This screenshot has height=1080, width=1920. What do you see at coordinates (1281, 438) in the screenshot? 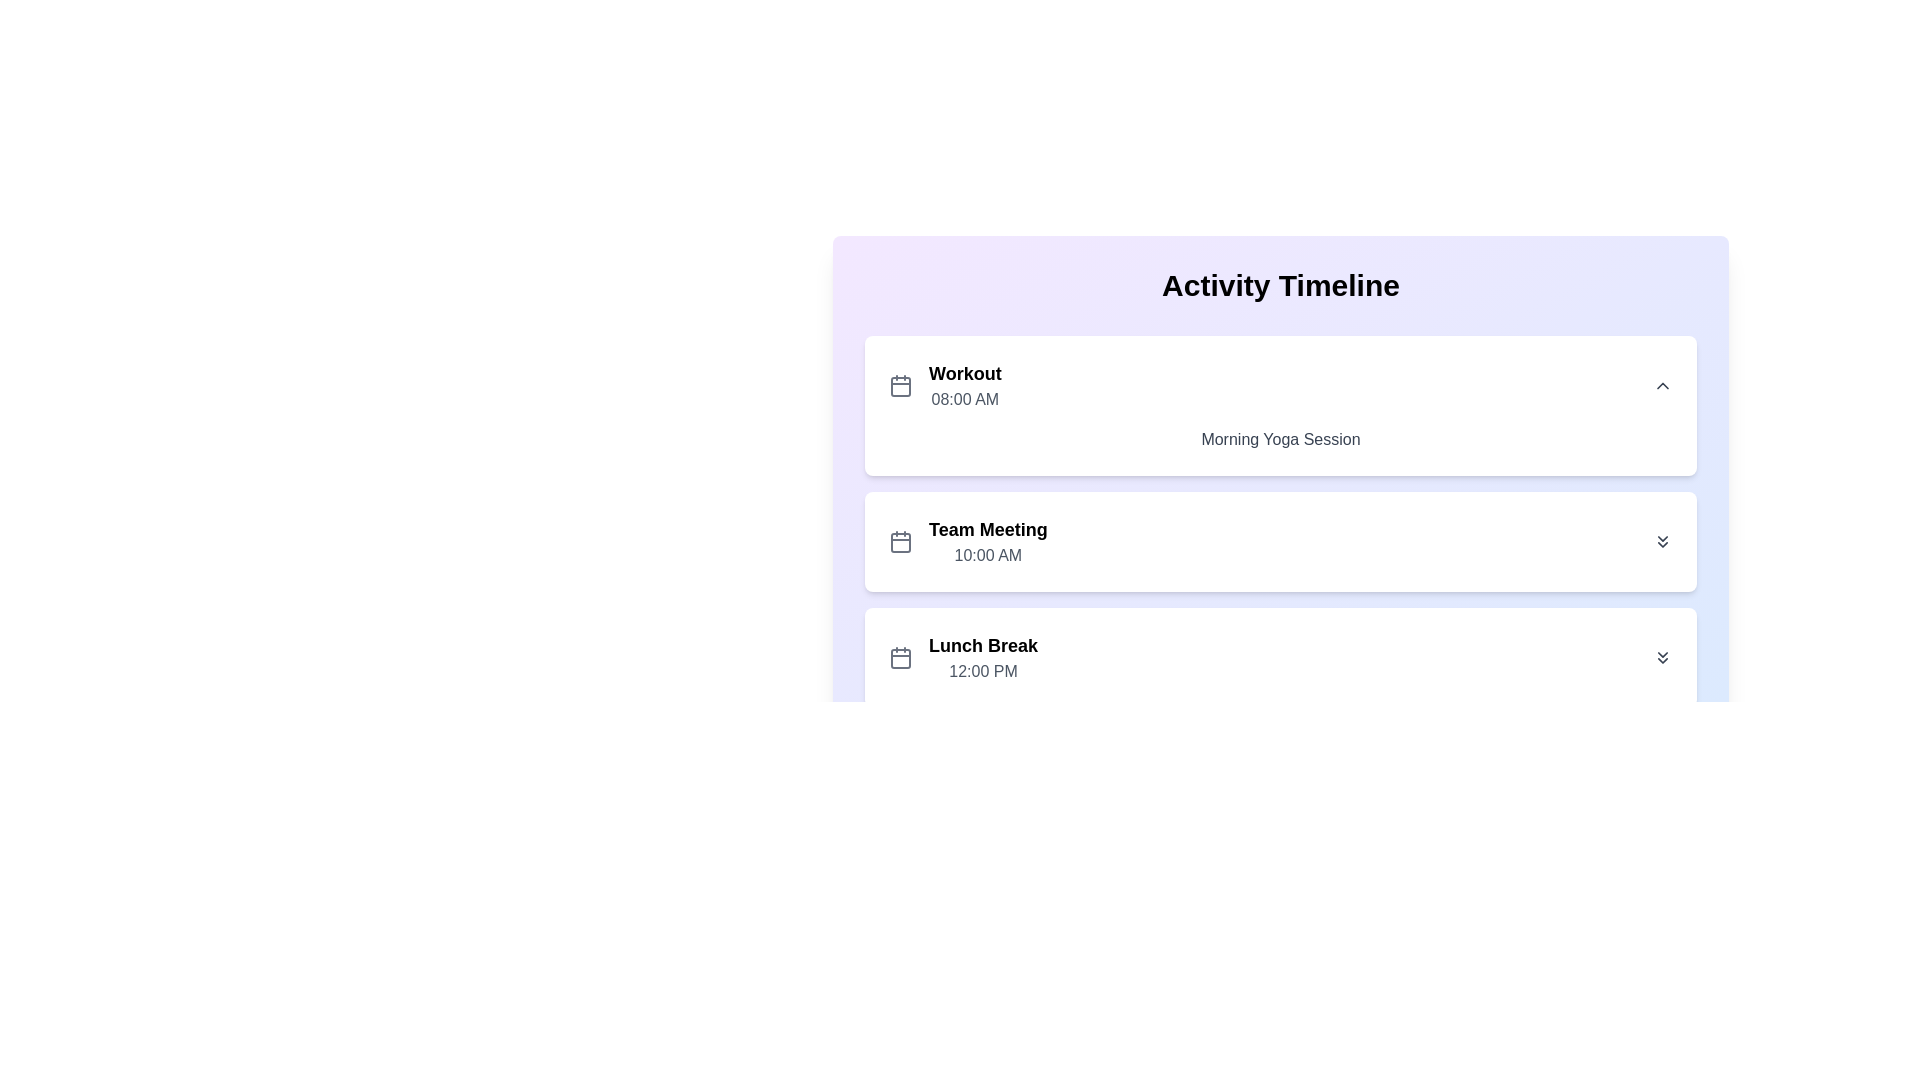
I see `the text label that describes the event or session within the 'Workout 08:00 AM' card, located beneath the '08:00 AM' time indicator` at bounding box center [1281, 438].